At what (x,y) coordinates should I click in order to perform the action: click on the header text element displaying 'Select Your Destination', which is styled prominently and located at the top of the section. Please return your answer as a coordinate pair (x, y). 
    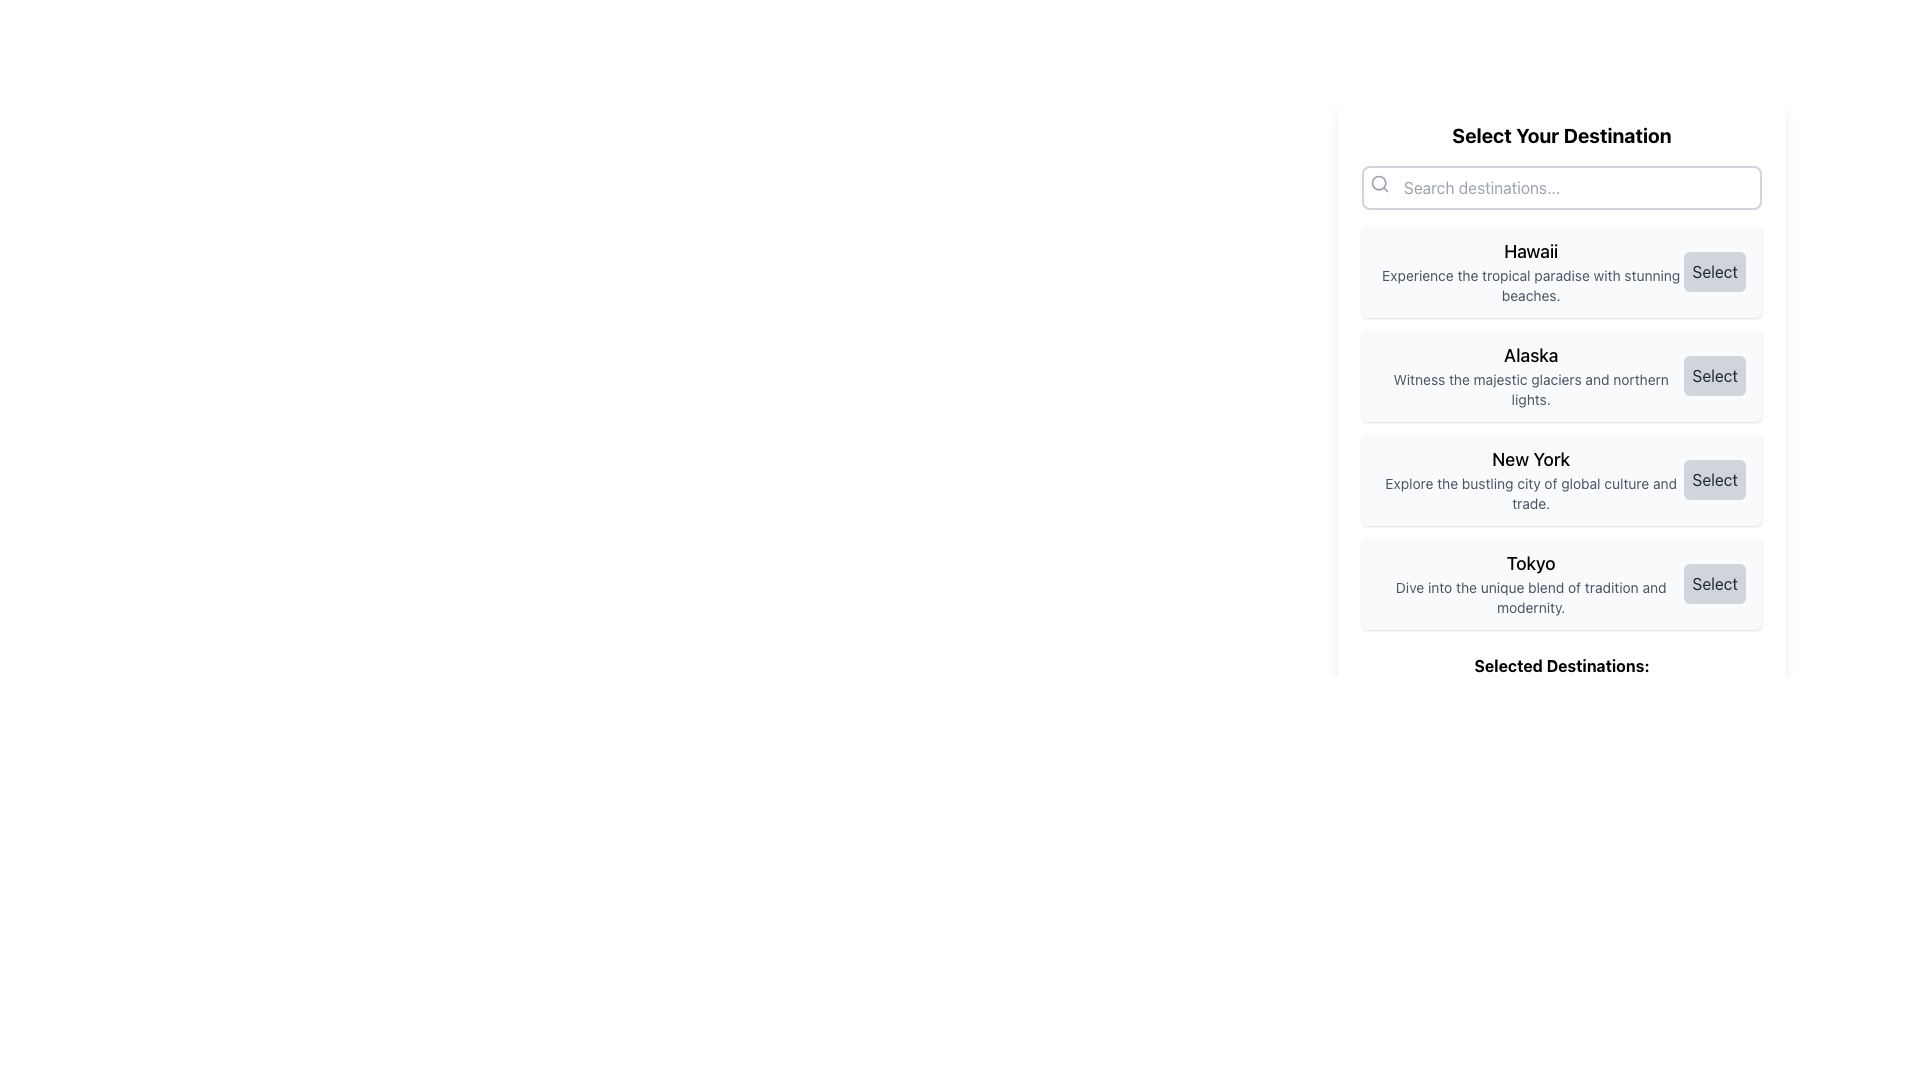
    Looking at the image, I should click on (1560, 135).